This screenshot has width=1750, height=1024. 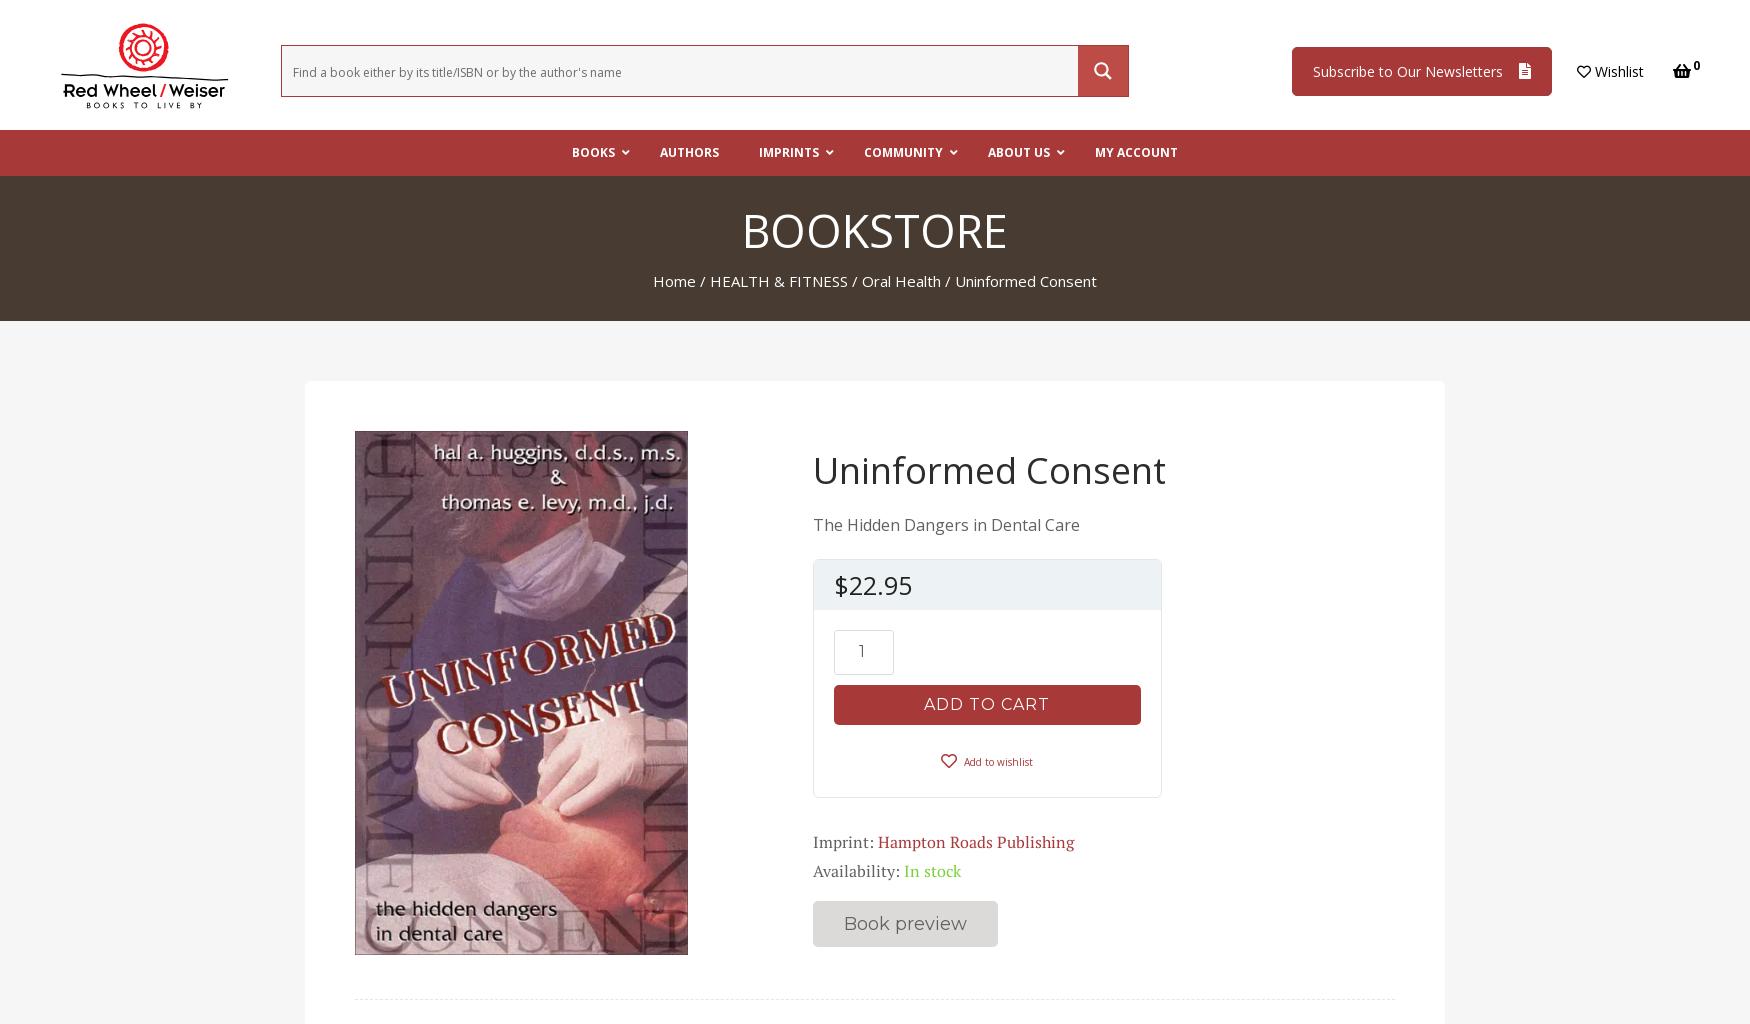 What do you see at coordinates (875, 228) in the screenshot?
I see `'Bookstore'` at bounding box center [875, 228].